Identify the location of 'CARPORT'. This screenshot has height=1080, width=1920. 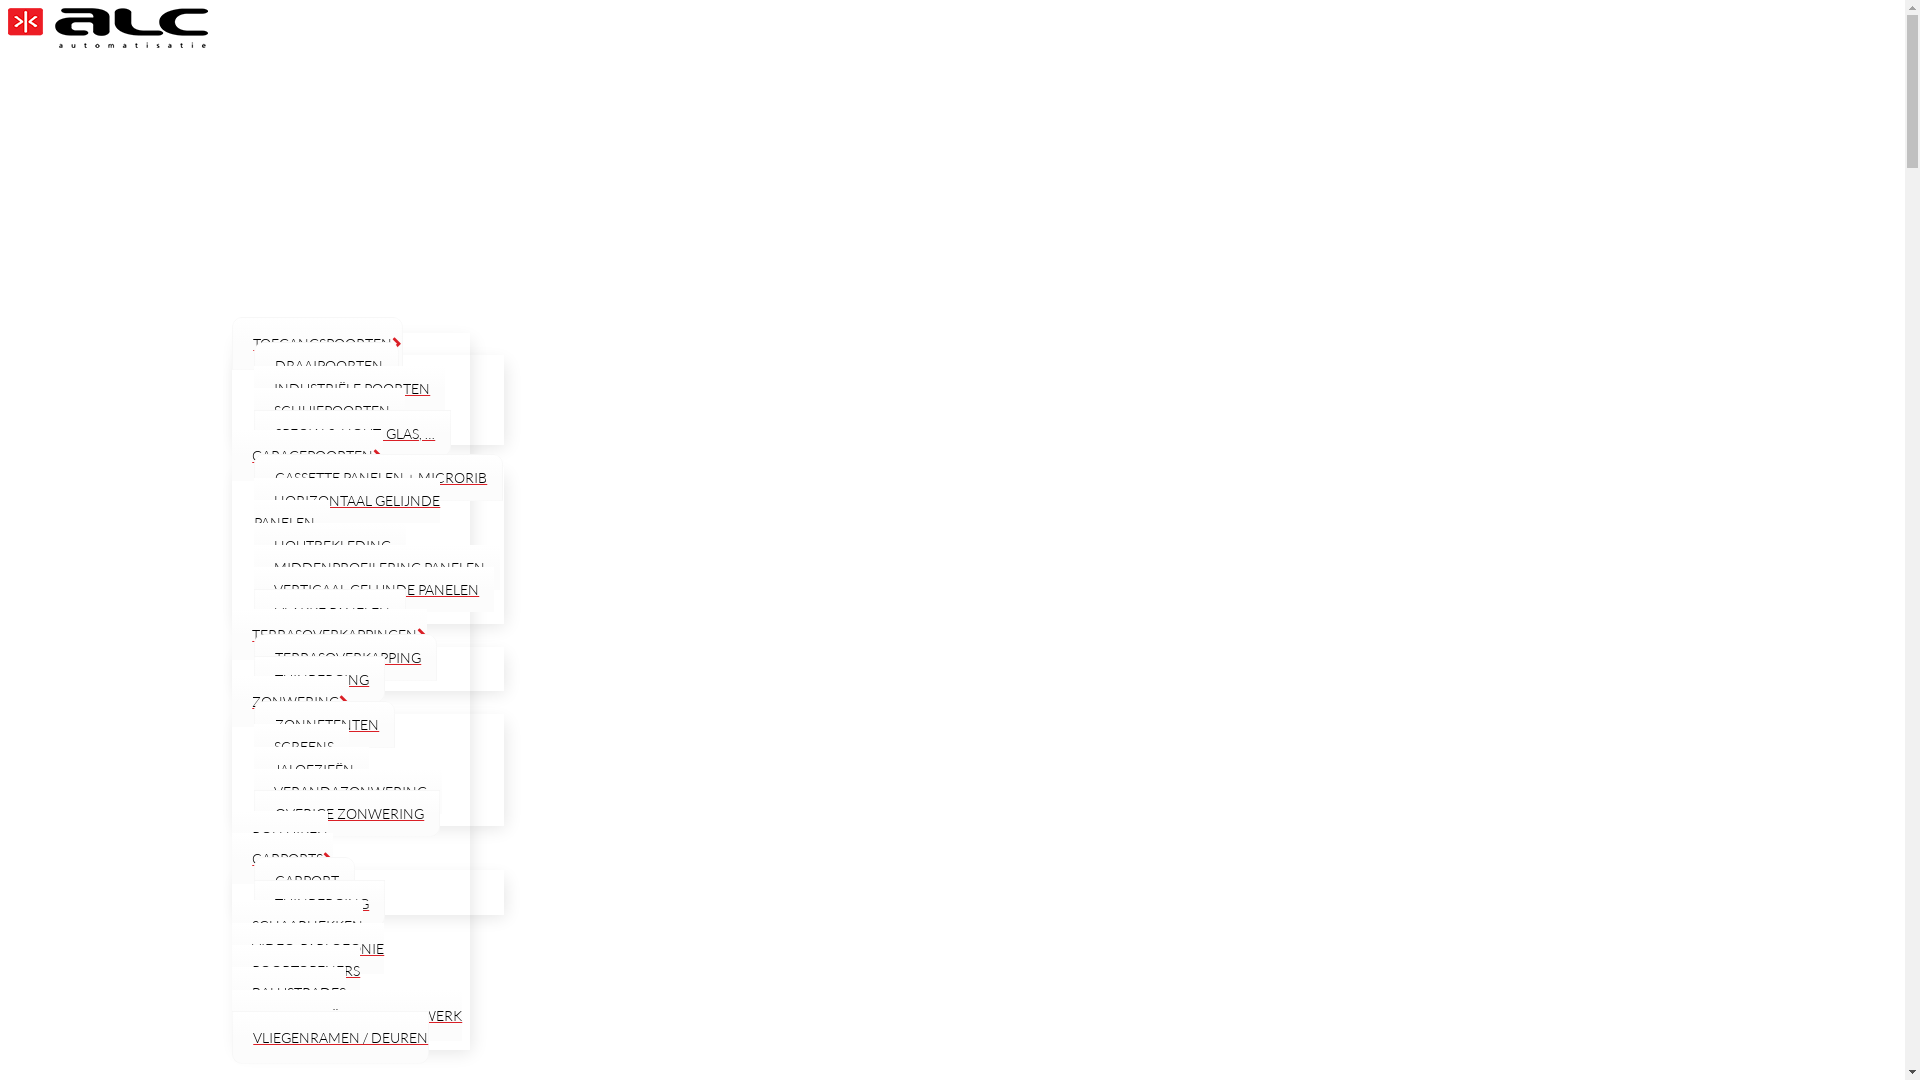
(303, 879).